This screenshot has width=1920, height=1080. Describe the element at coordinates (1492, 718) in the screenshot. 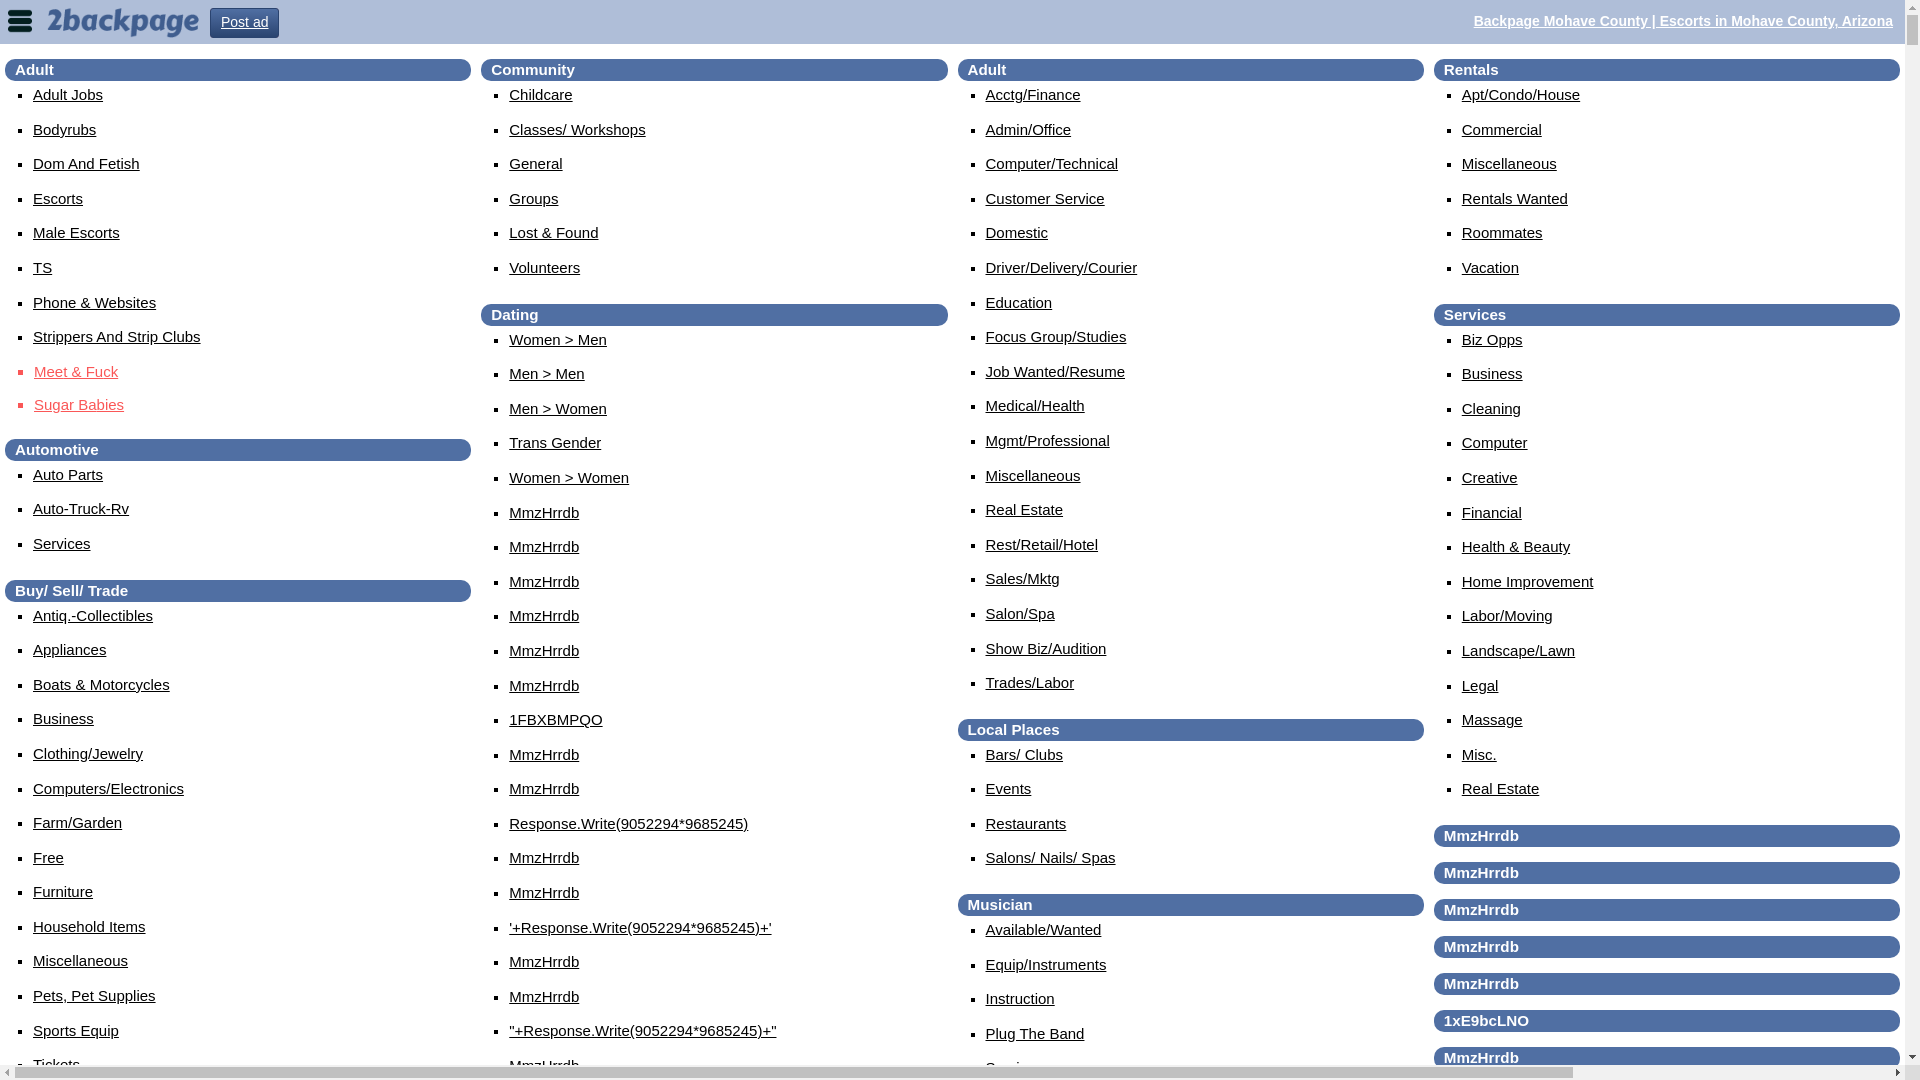

I see `'Massage'` at that location.